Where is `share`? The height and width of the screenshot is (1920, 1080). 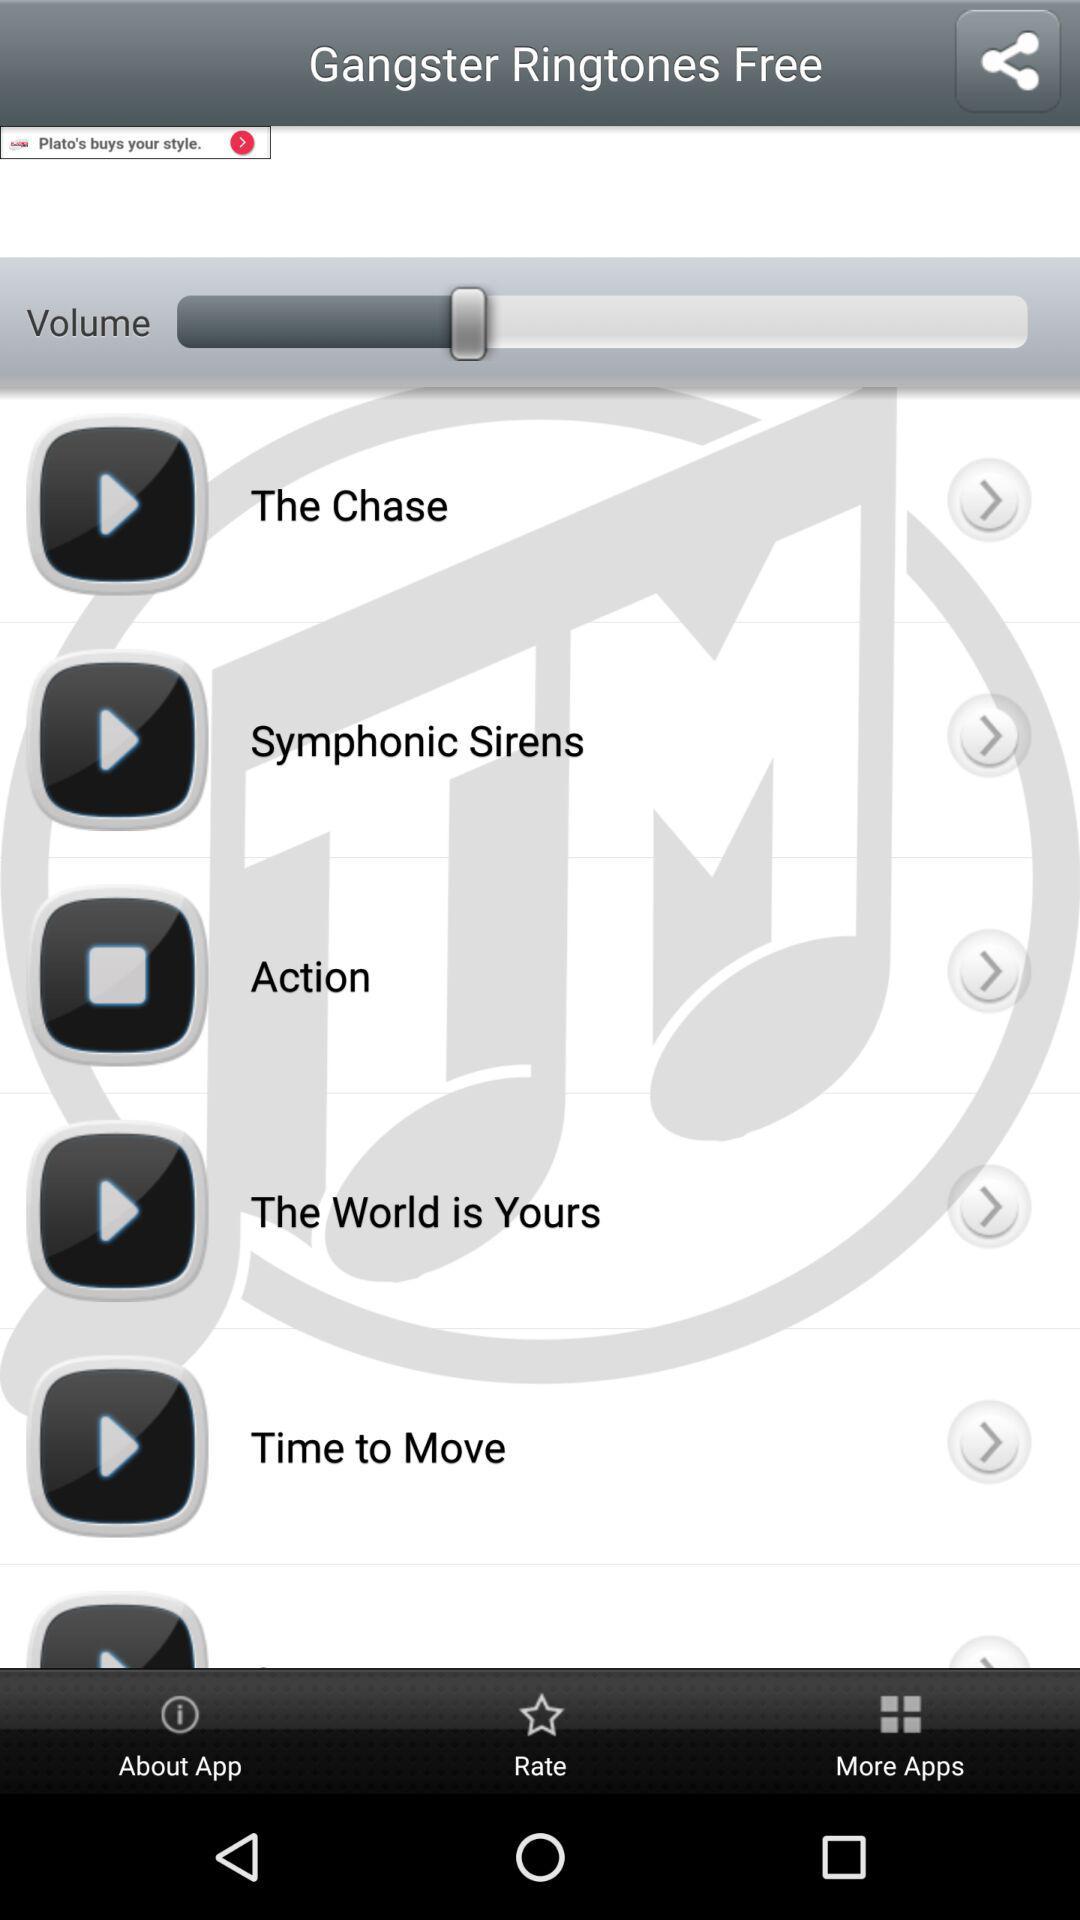
share is located at coordinates (1007, 62).